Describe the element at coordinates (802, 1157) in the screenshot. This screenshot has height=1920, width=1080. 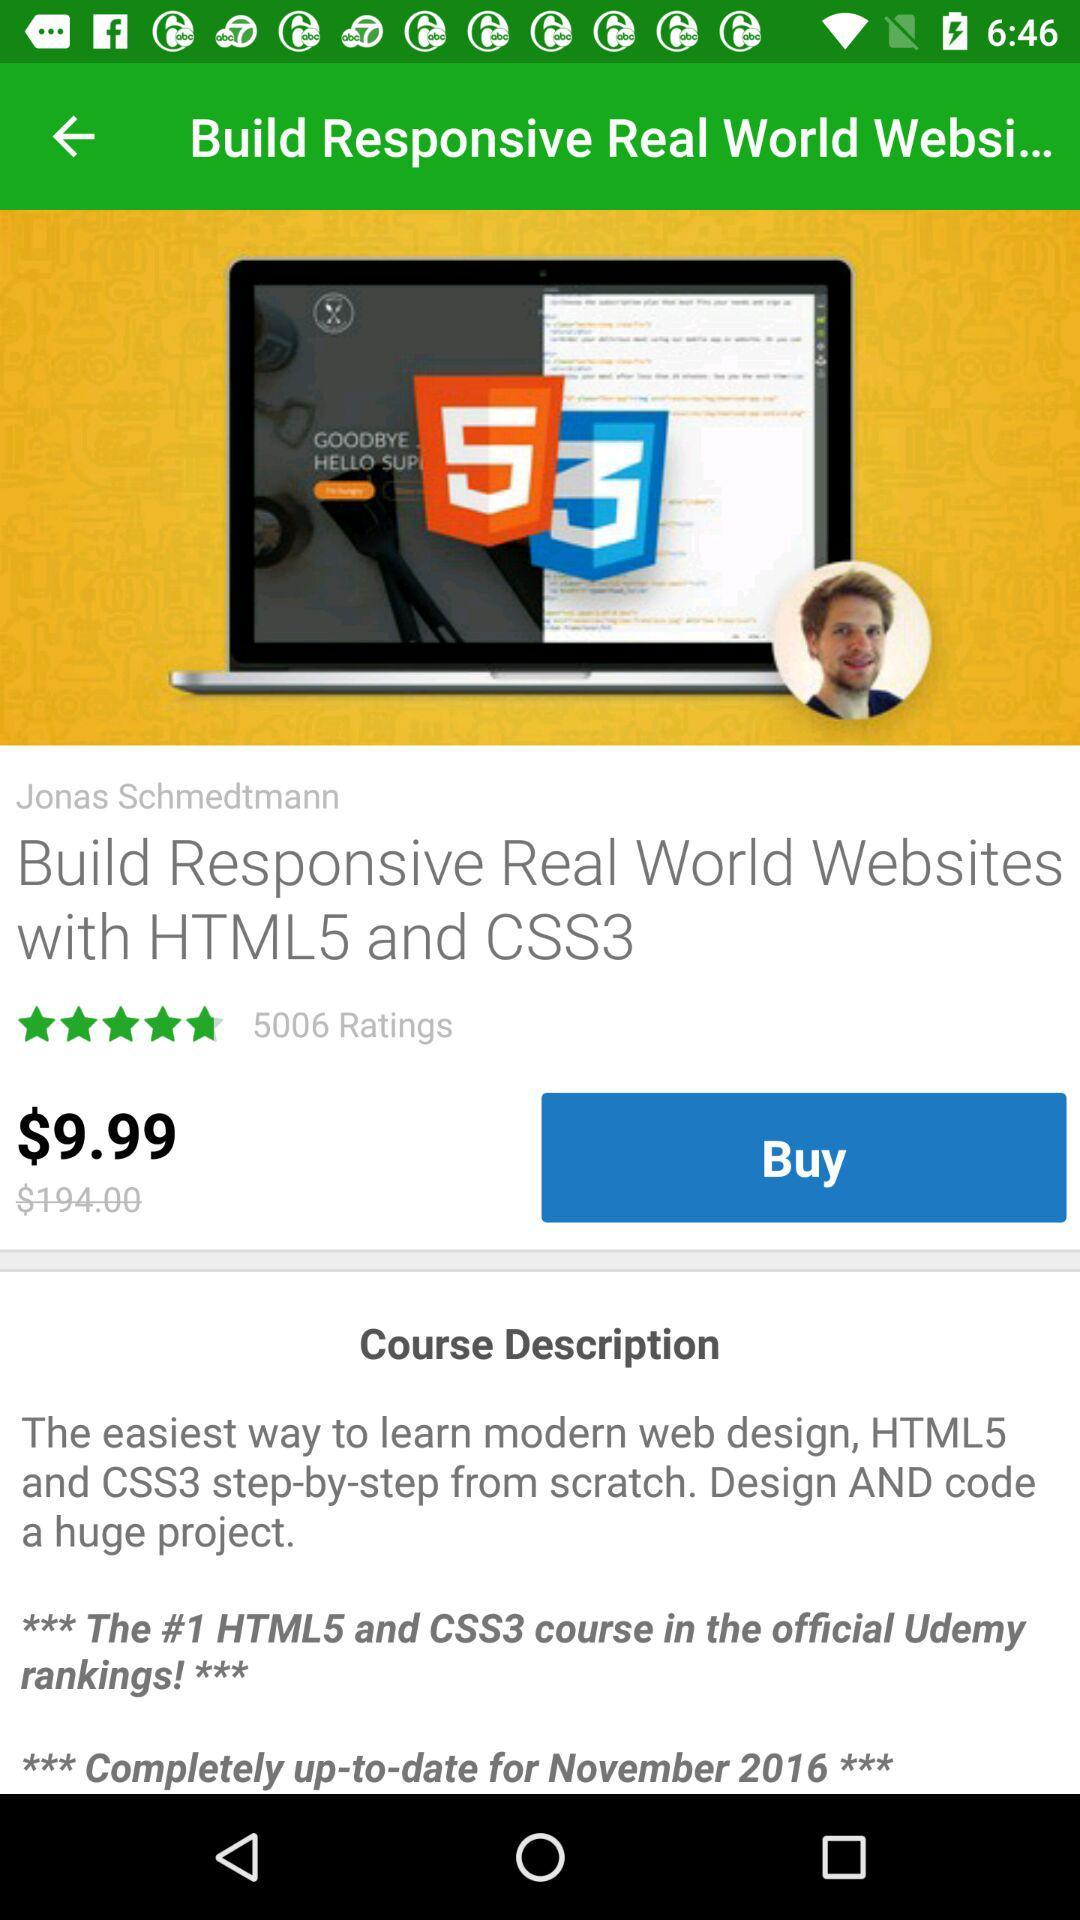
I see `the item next to the $9.99 icon` at that location.